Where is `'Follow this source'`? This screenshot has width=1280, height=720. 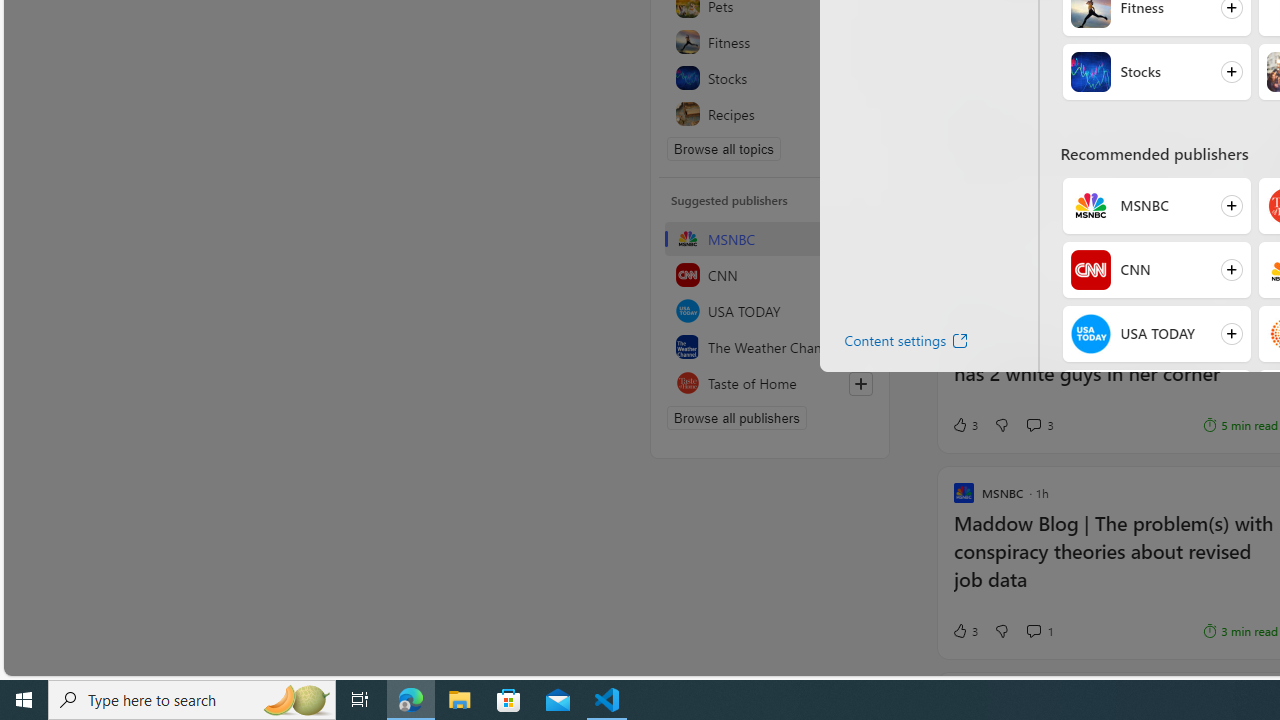
'Follow this source' is located at coordinates (860, 384).